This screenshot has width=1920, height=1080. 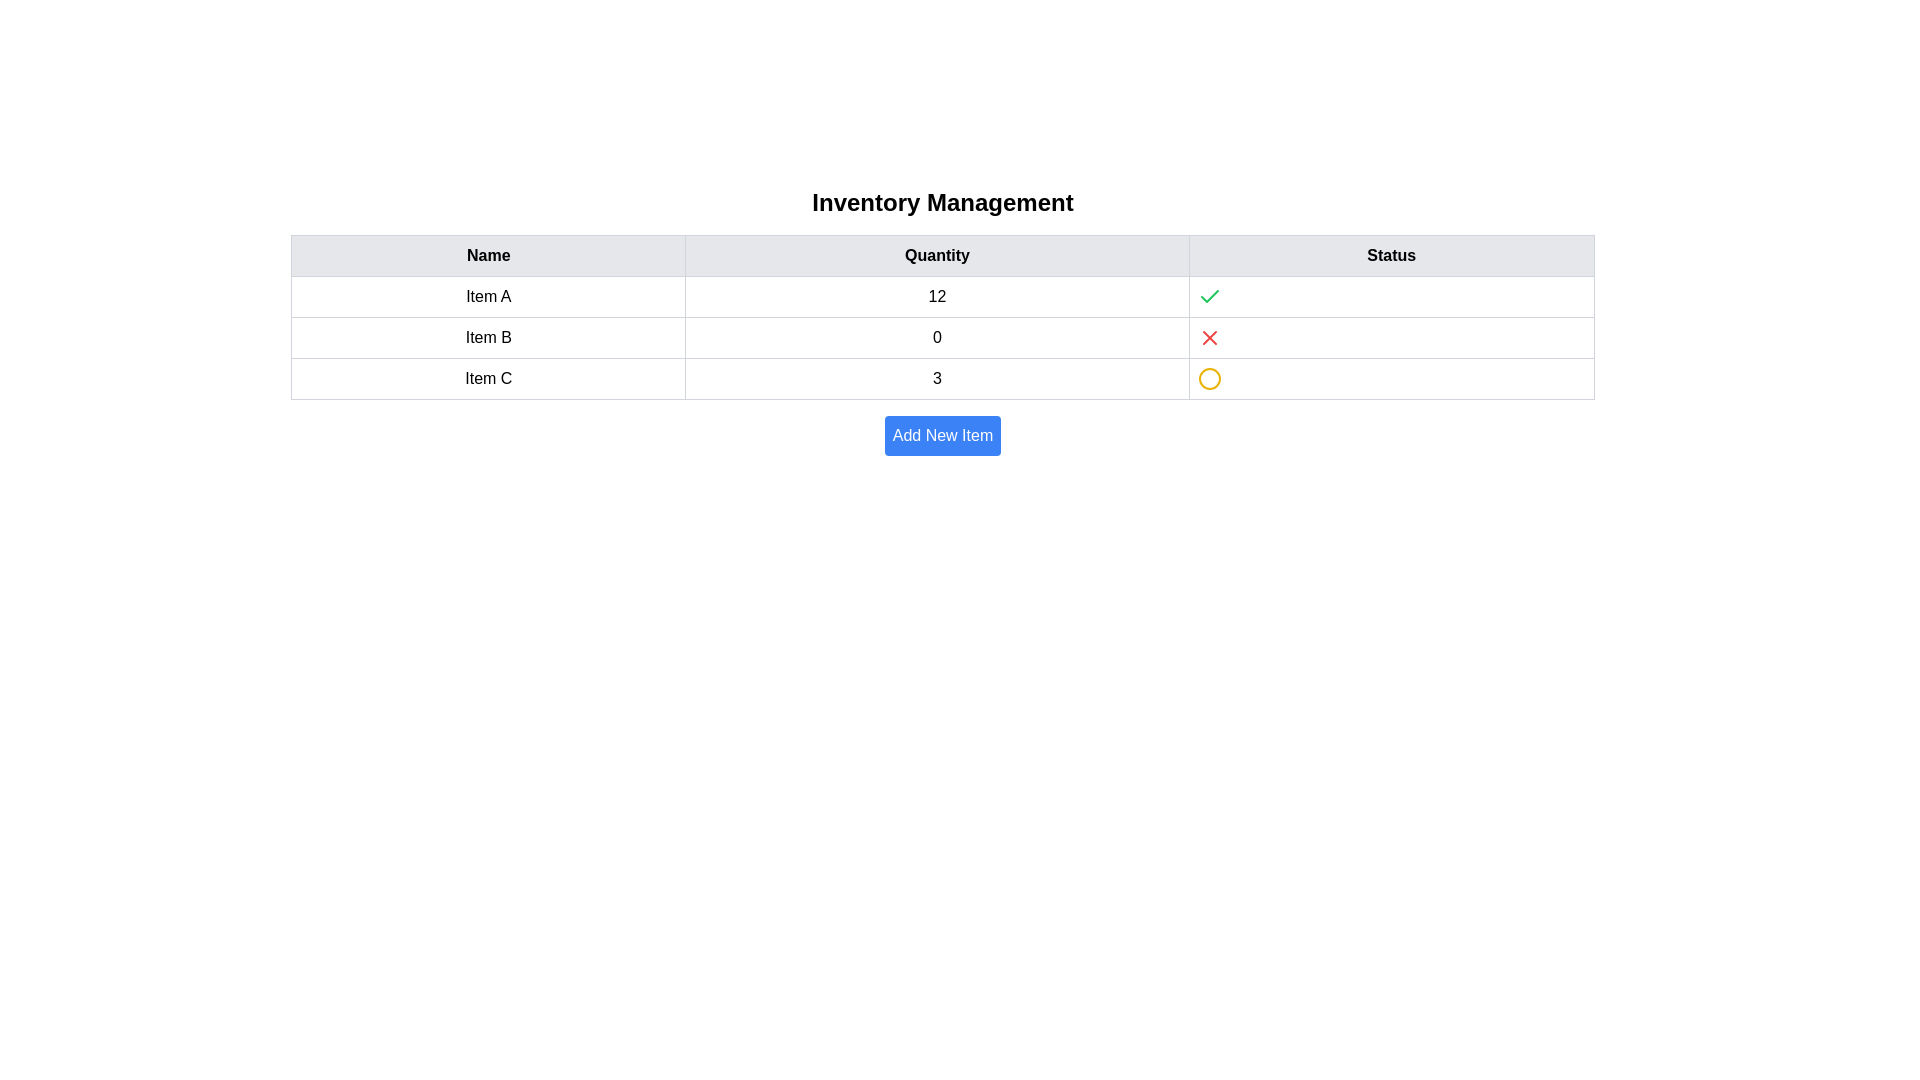 I want to click on the green checkmark icon located in the 'Status' column of the first row in the table, positioned above the icon associated with 'Item A', so click(x=1208, y=296).